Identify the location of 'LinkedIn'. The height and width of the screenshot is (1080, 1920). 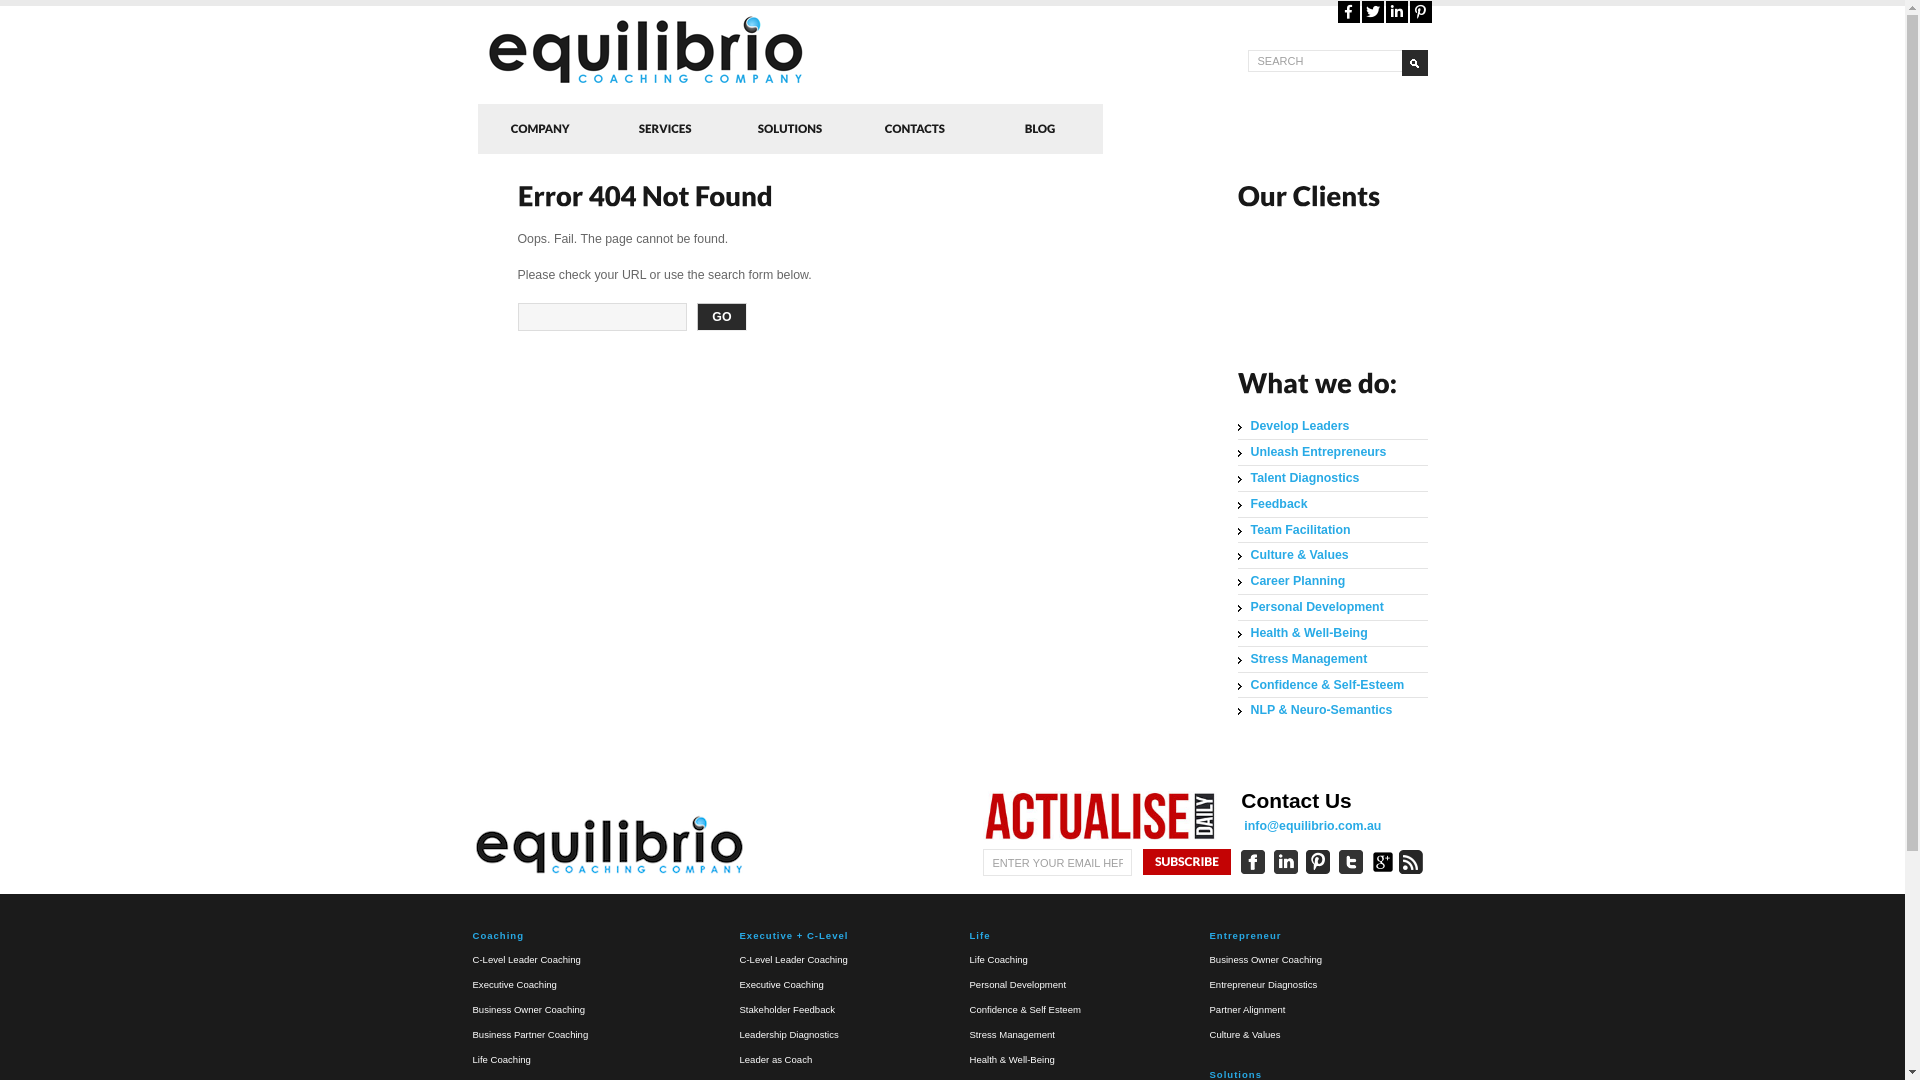
(1389, 11).